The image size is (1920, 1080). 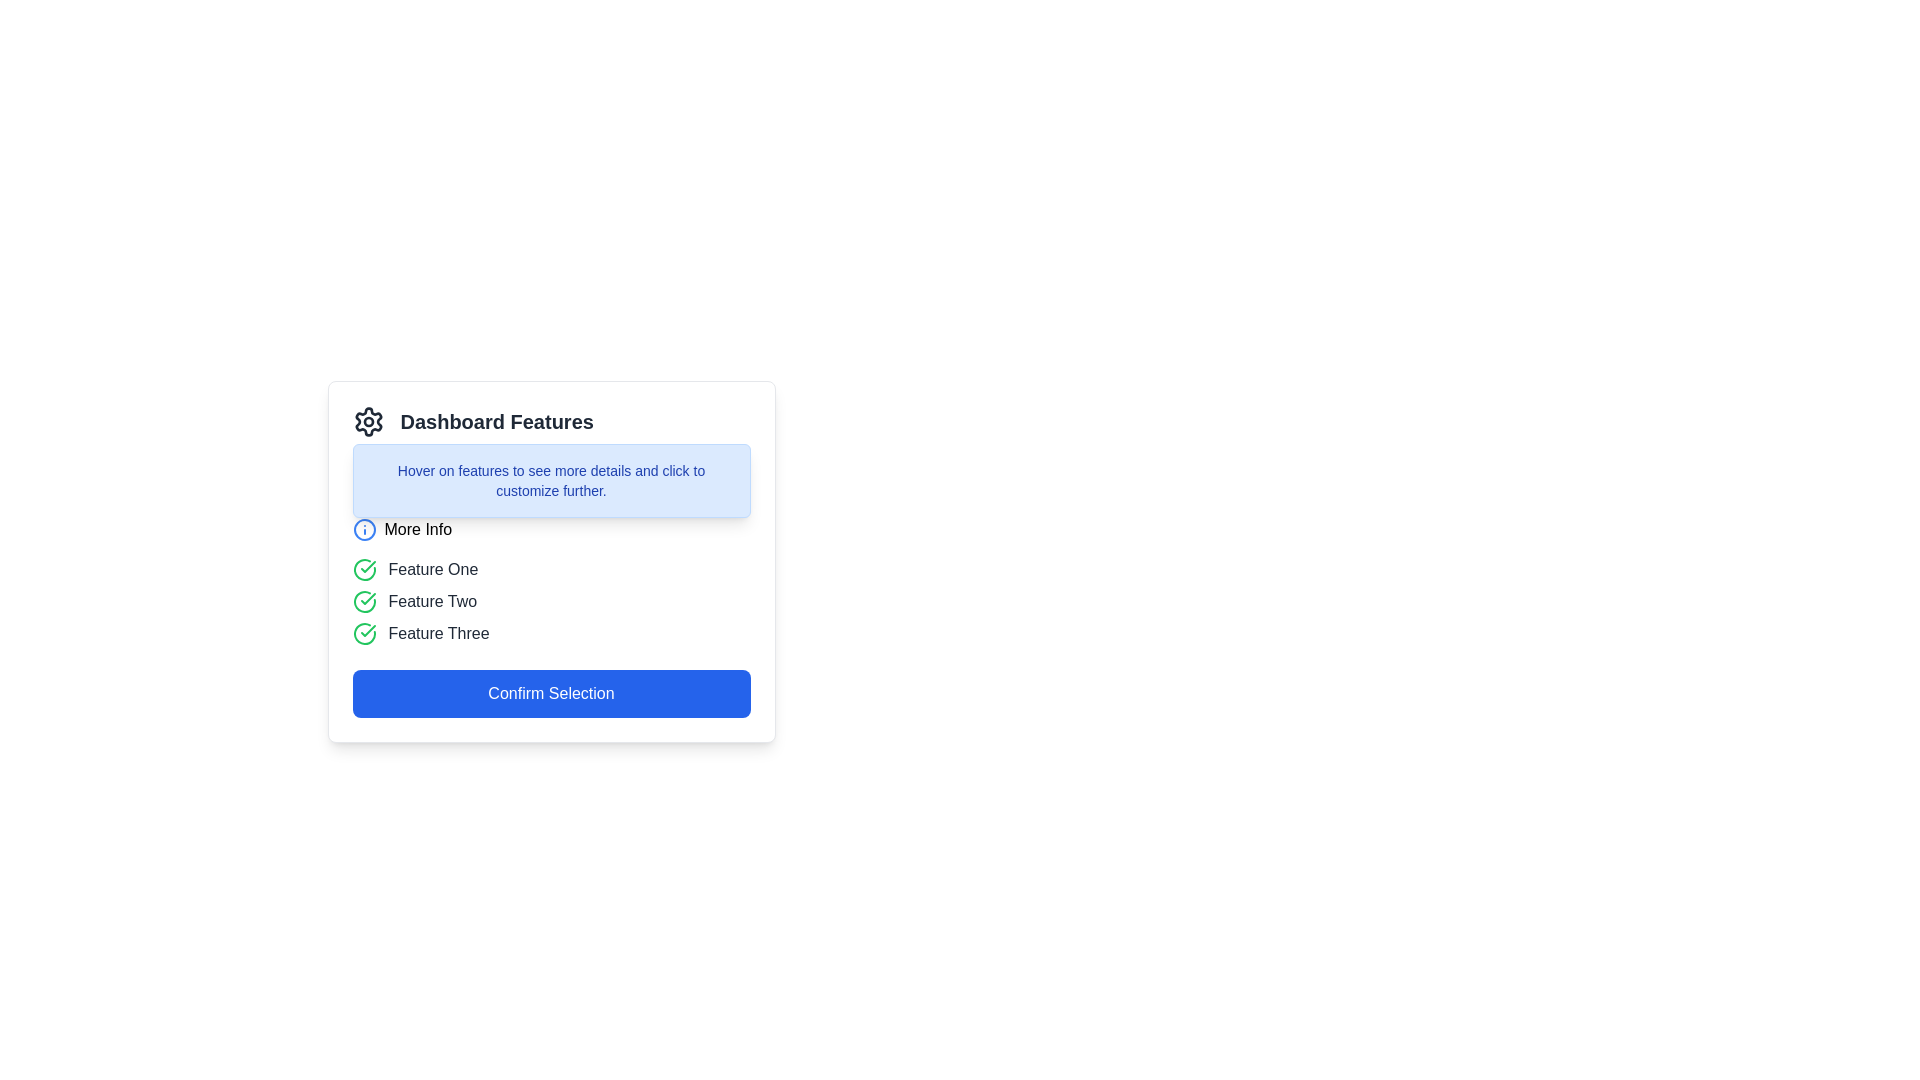 What do you see at coordinates (432, 570) in the screenshot?
I see `text label located under the 'Dashboard Features' section, which is the first item in the list and follows a green checkmark icon` at bounding box center [432, 570].